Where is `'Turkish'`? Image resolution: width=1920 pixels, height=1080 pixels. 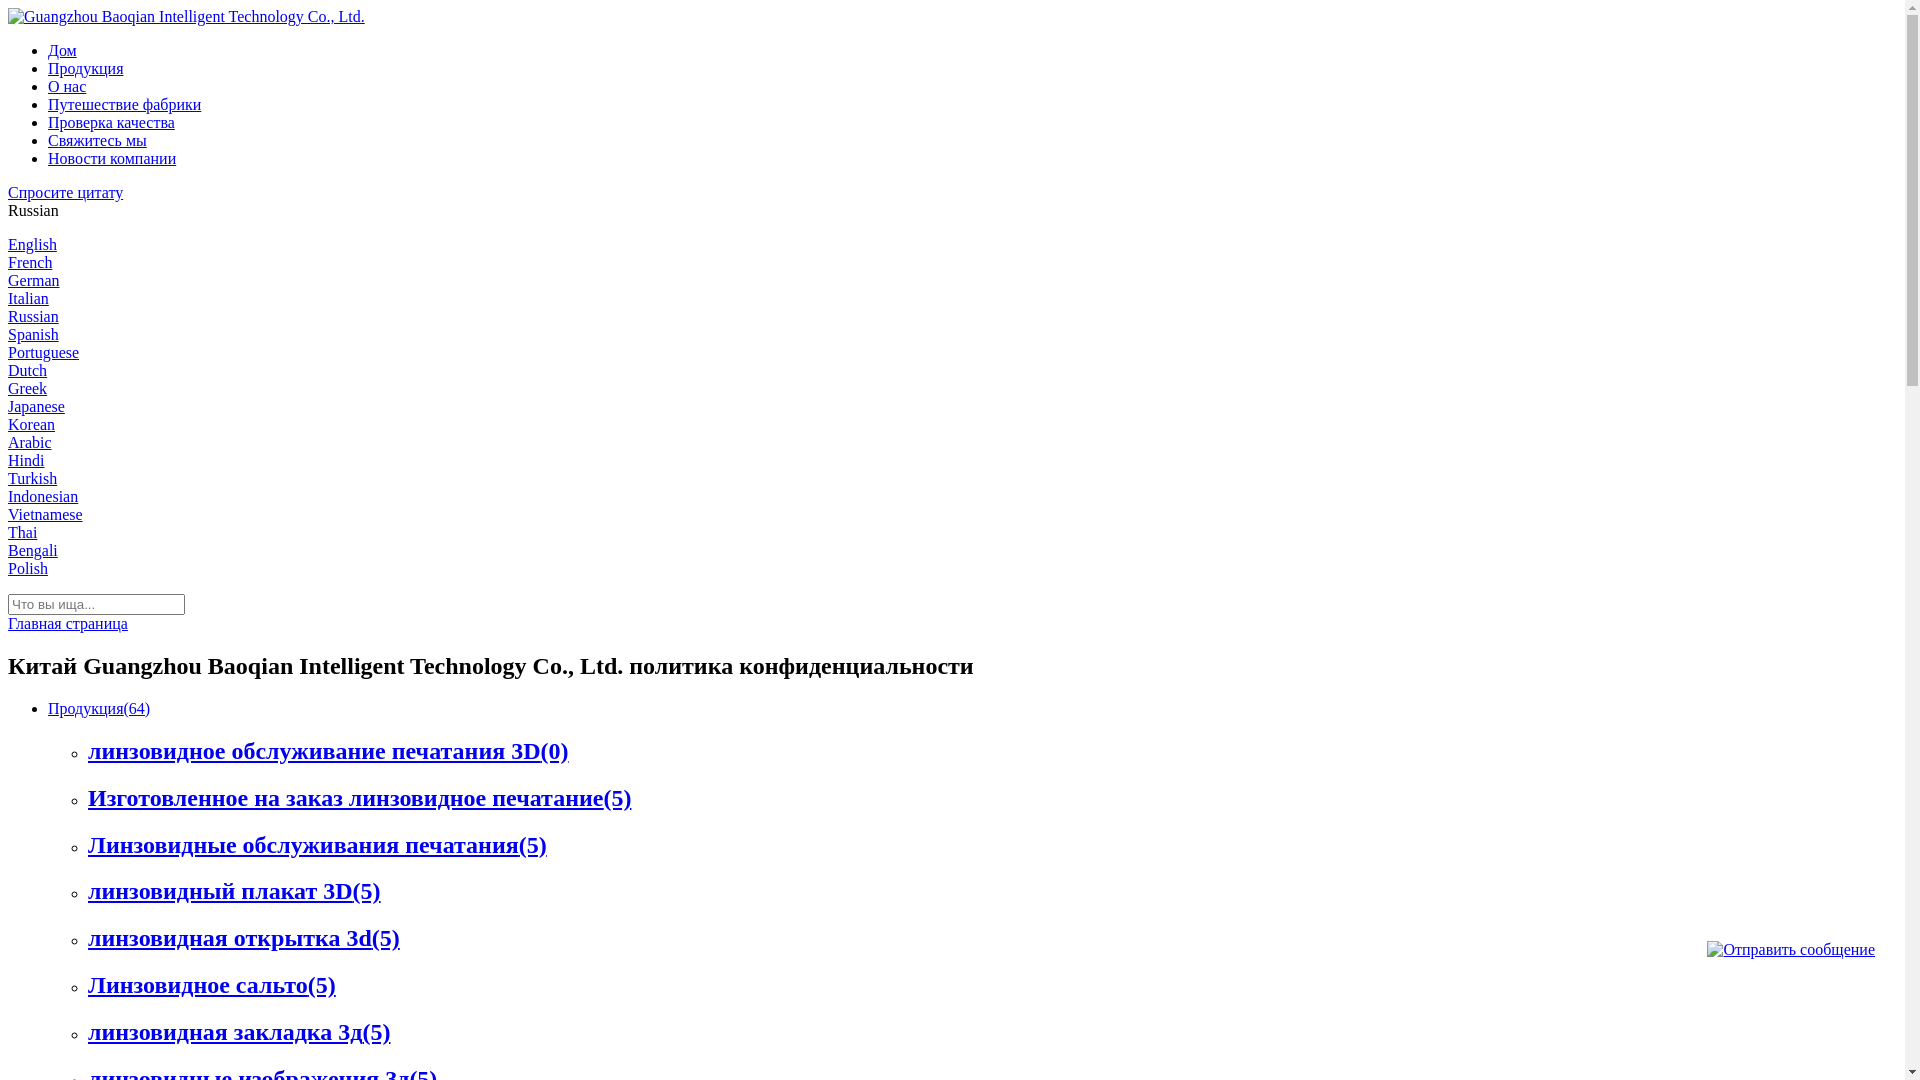 'Turkish' is located at coordinates (32, 478).